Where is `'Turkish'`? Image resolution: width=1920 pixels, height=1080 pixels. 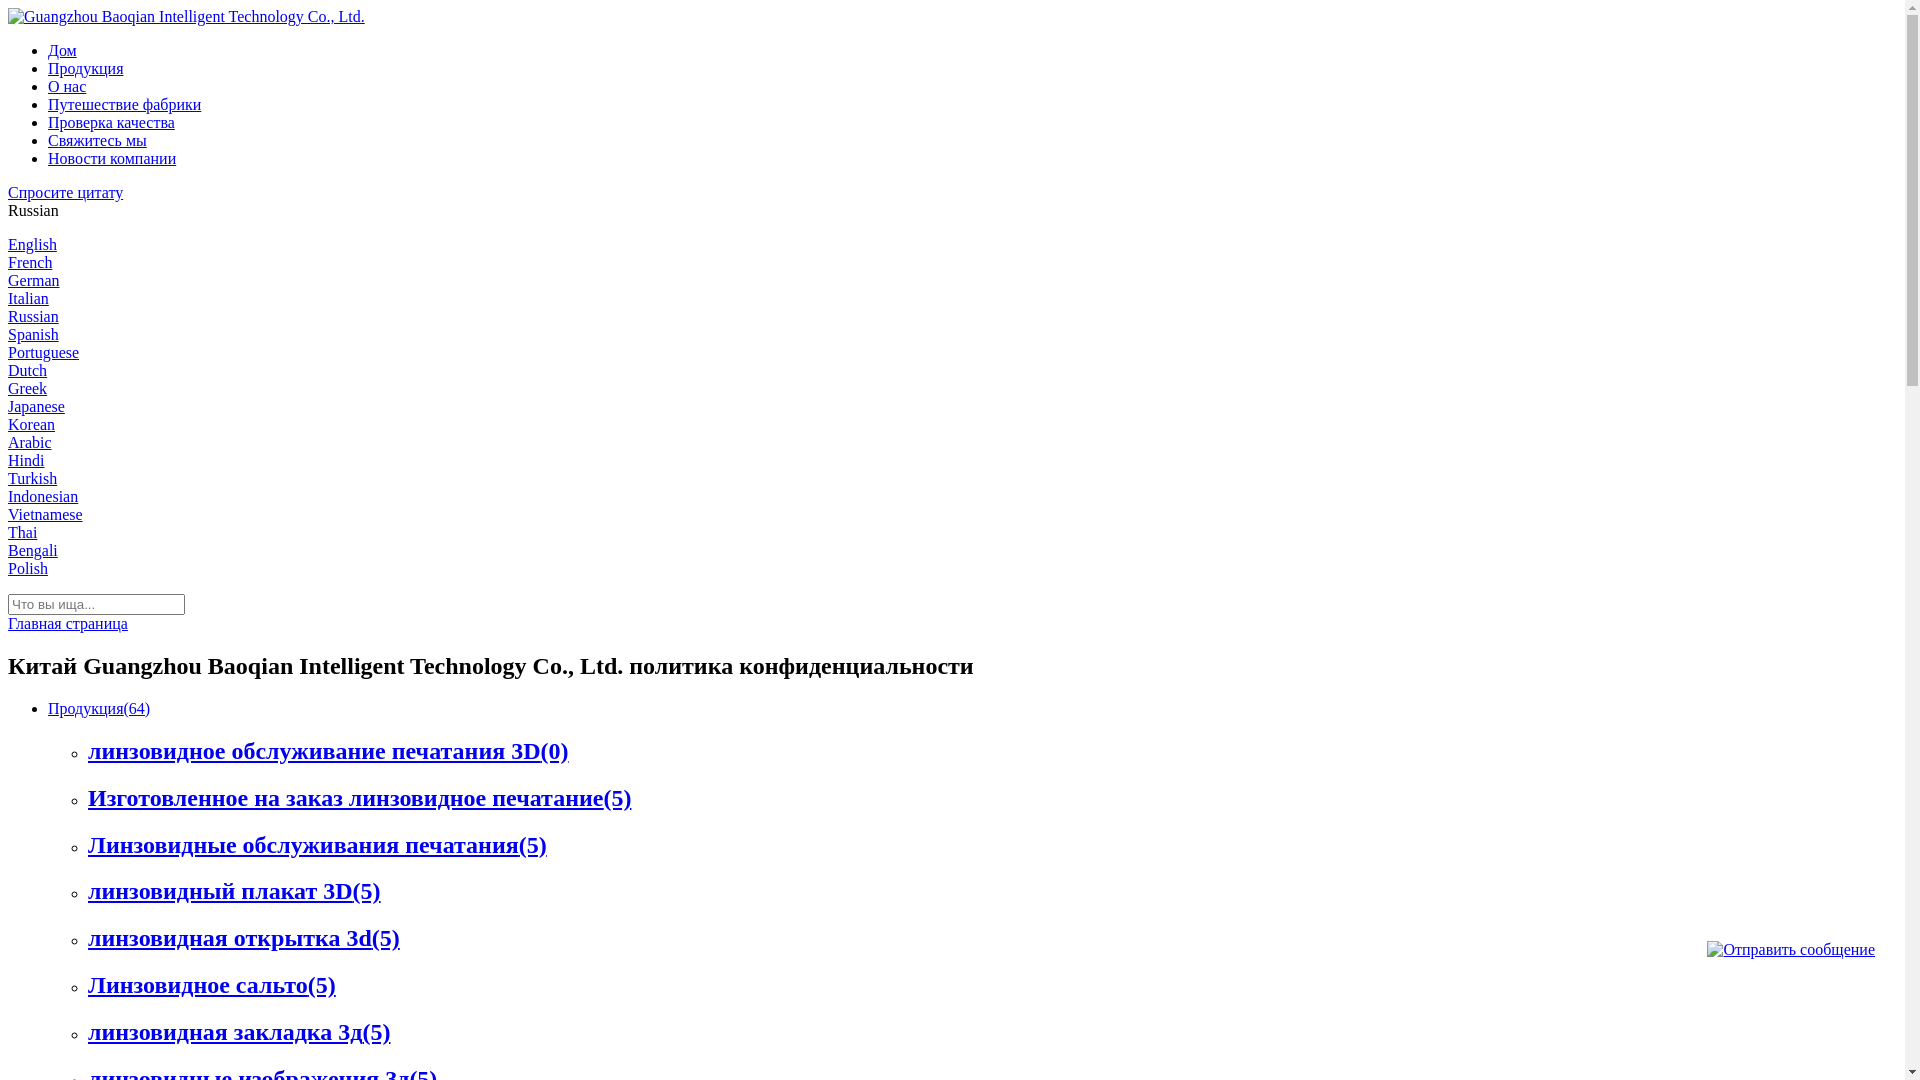 'Turkish' is located at coordinates (32, 478).